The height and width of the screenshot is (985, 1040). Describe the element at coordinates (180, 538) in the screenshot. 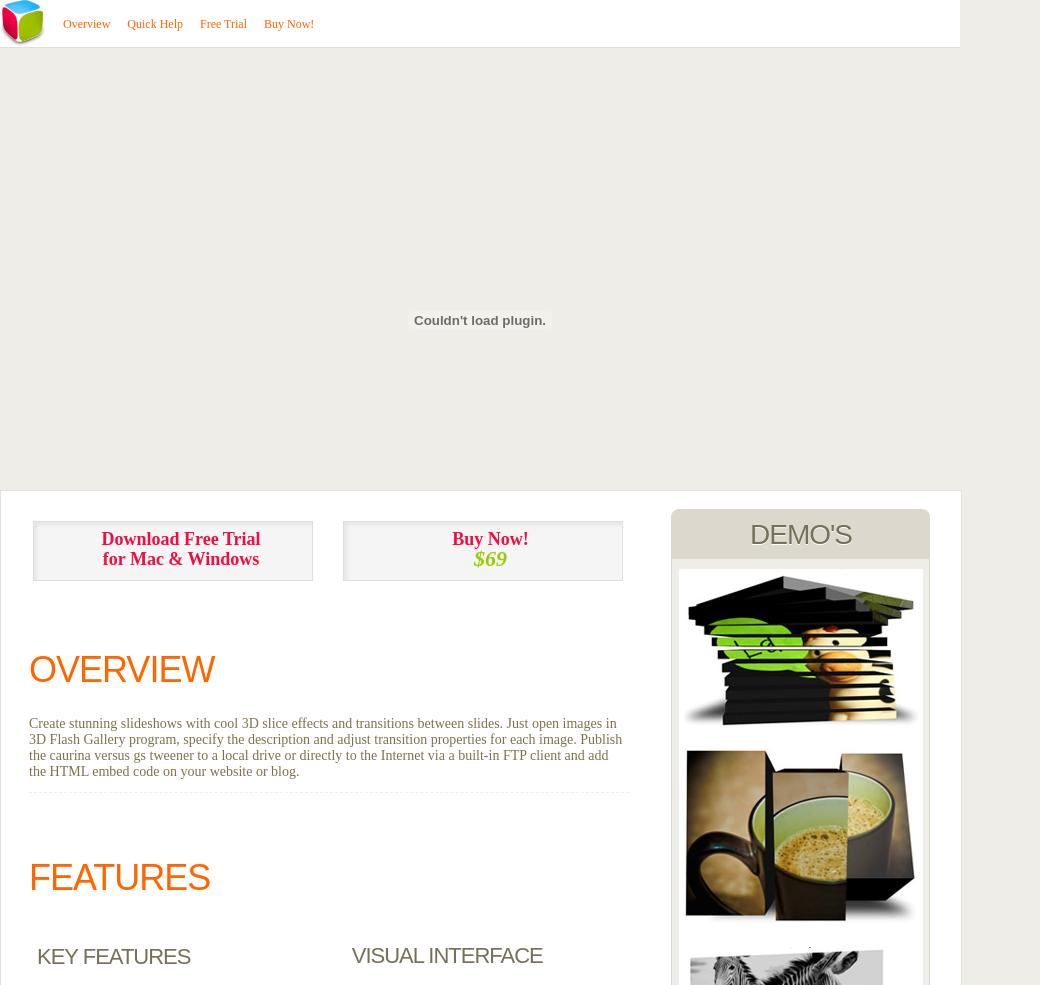

I see `'Download Free Trial'` at that location.